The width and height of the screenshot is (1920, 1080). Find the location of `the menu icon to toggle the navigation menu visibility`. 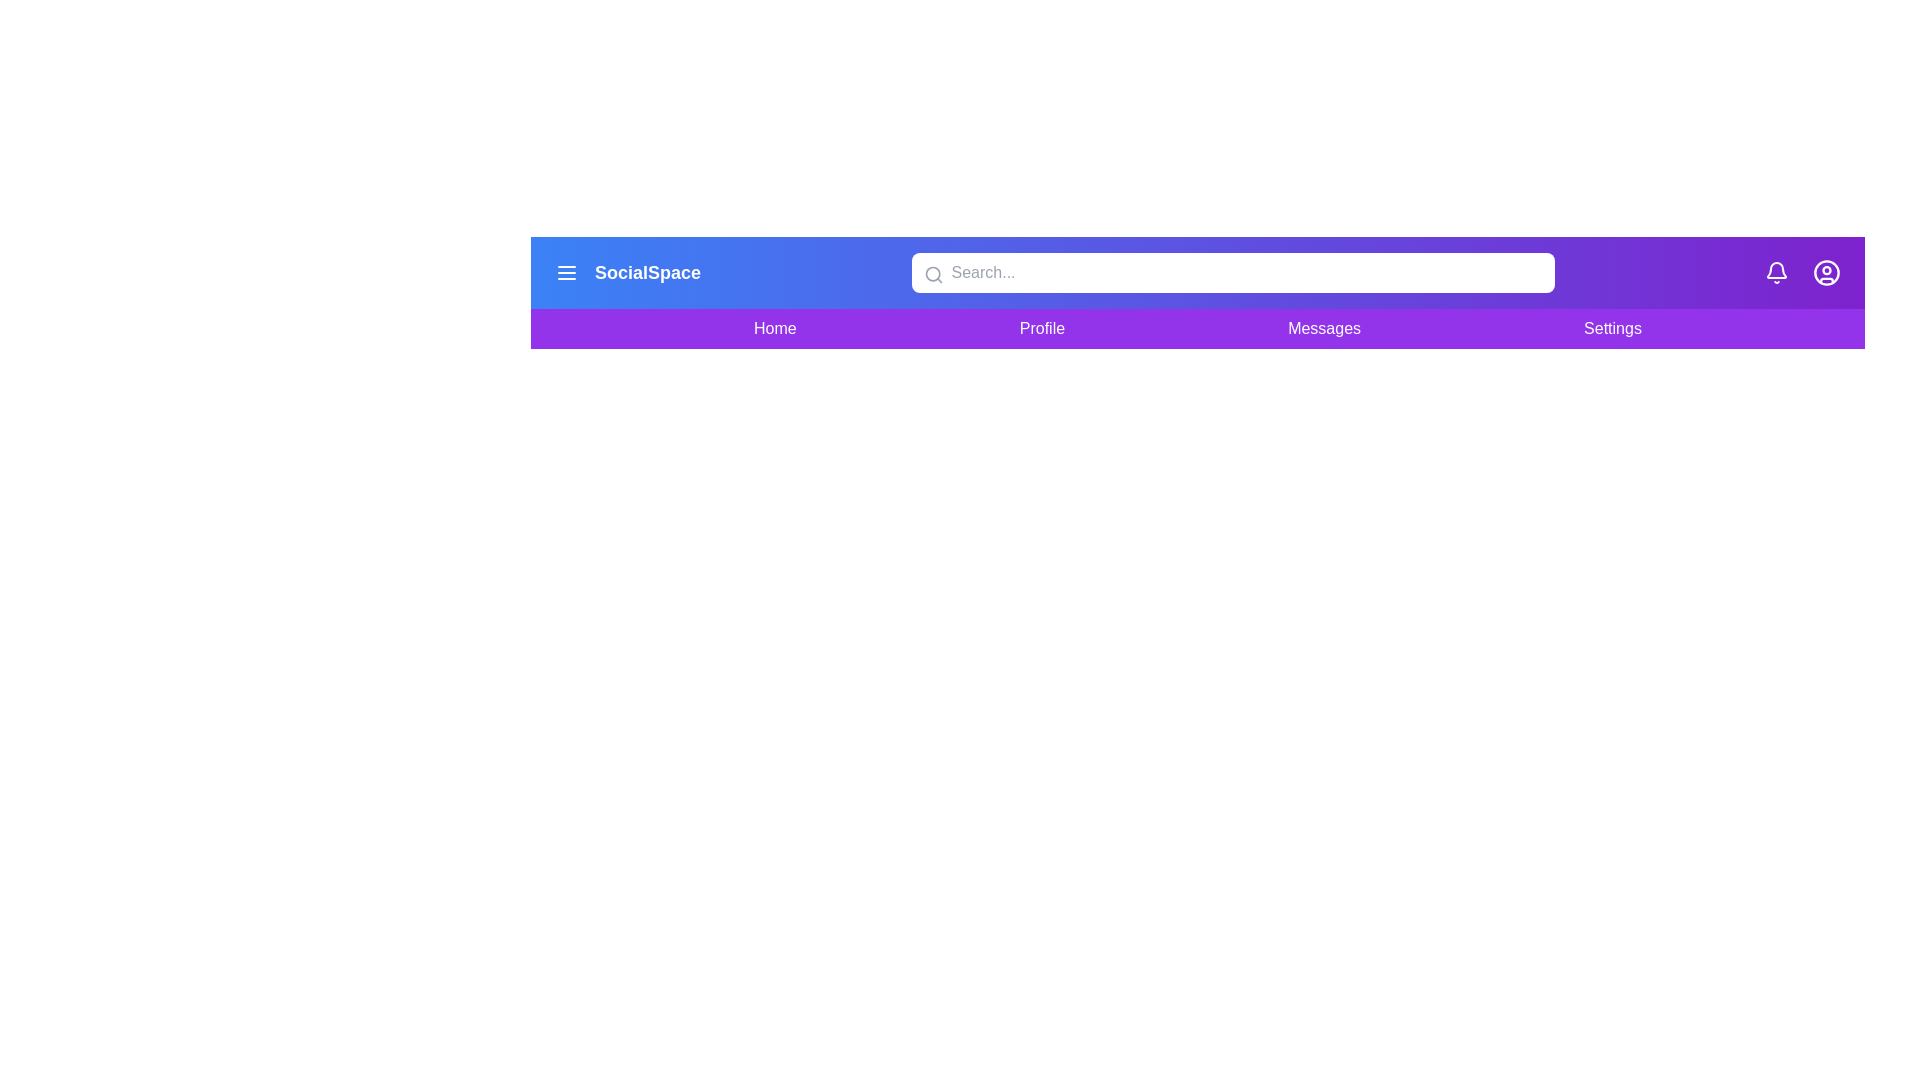

the menu icon to toggle the navigation menu visibility is located at coordinates (565, 273).